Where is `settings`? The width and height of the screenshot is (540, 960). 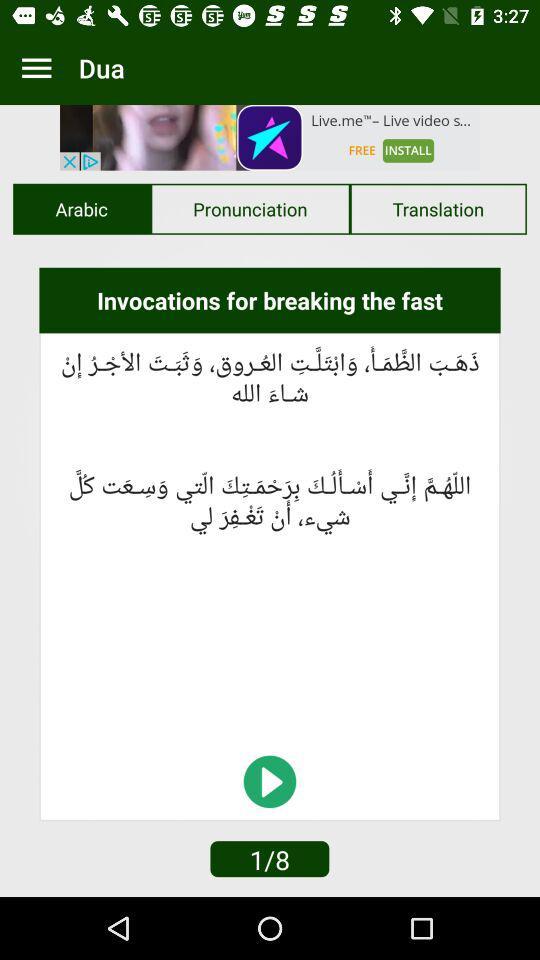
settings is located at coordinates (36, 68).